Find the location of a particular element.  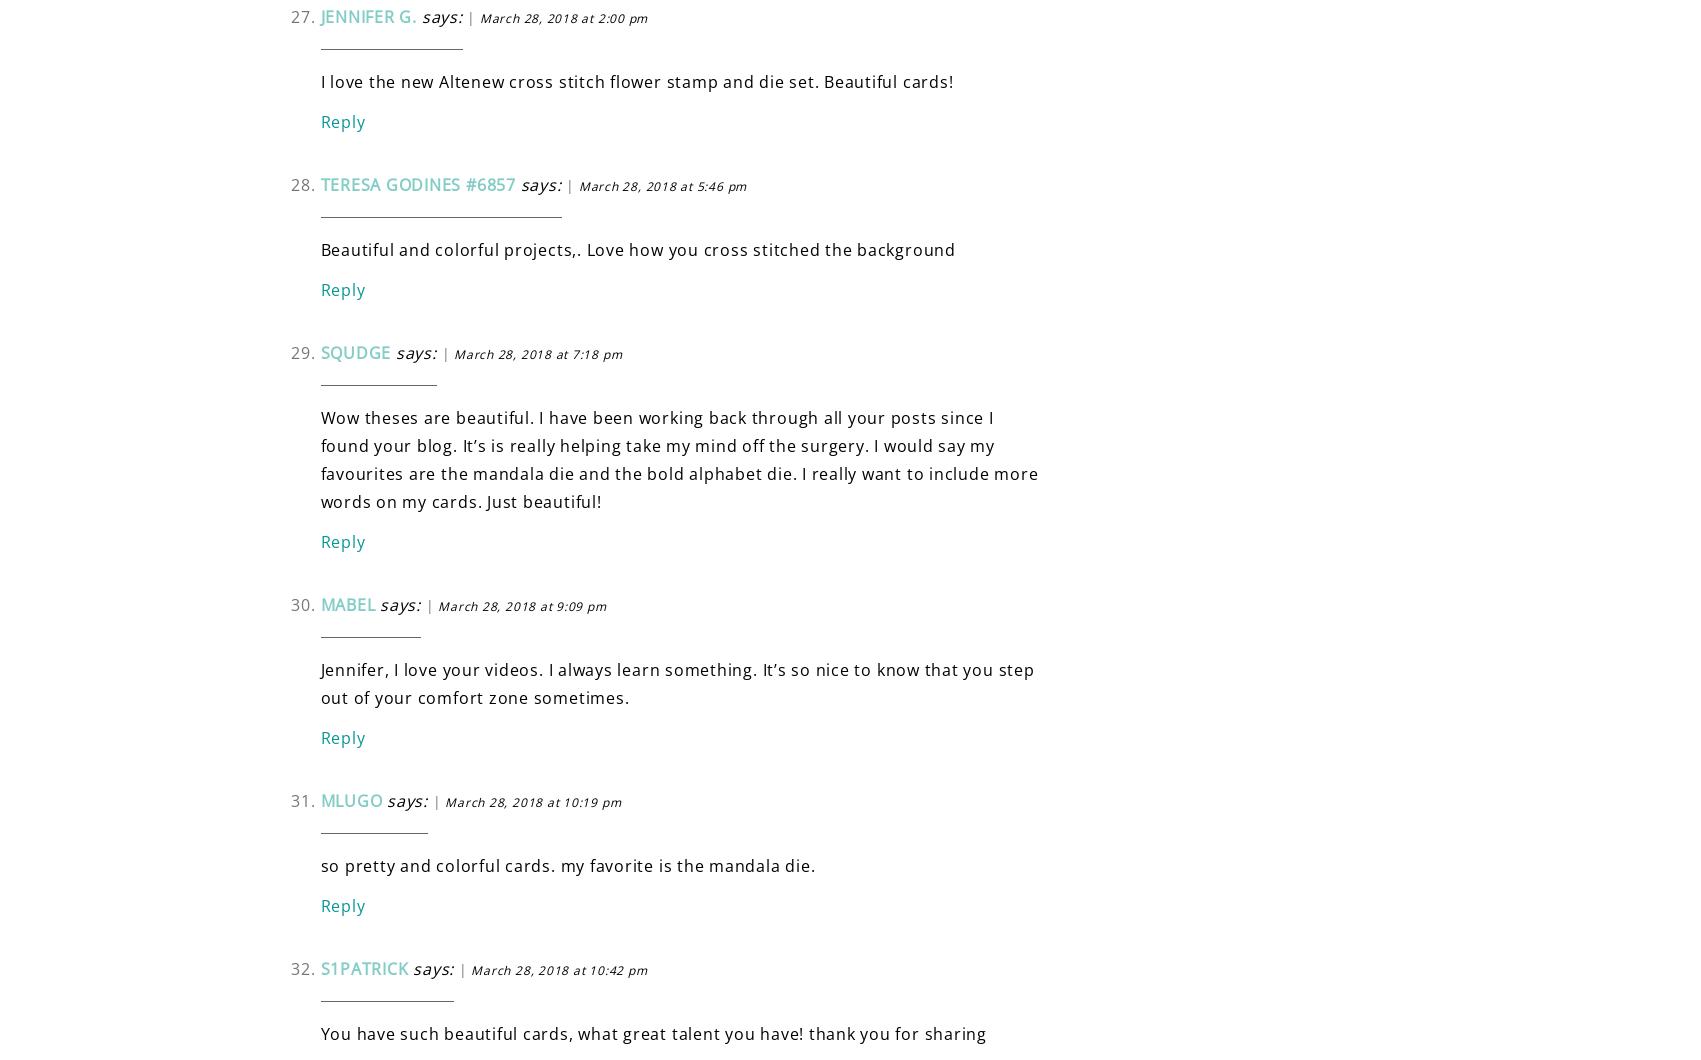

'so pretty and colorful cards. my favorite is the mandala die.' is located at coordinates (567, 864).